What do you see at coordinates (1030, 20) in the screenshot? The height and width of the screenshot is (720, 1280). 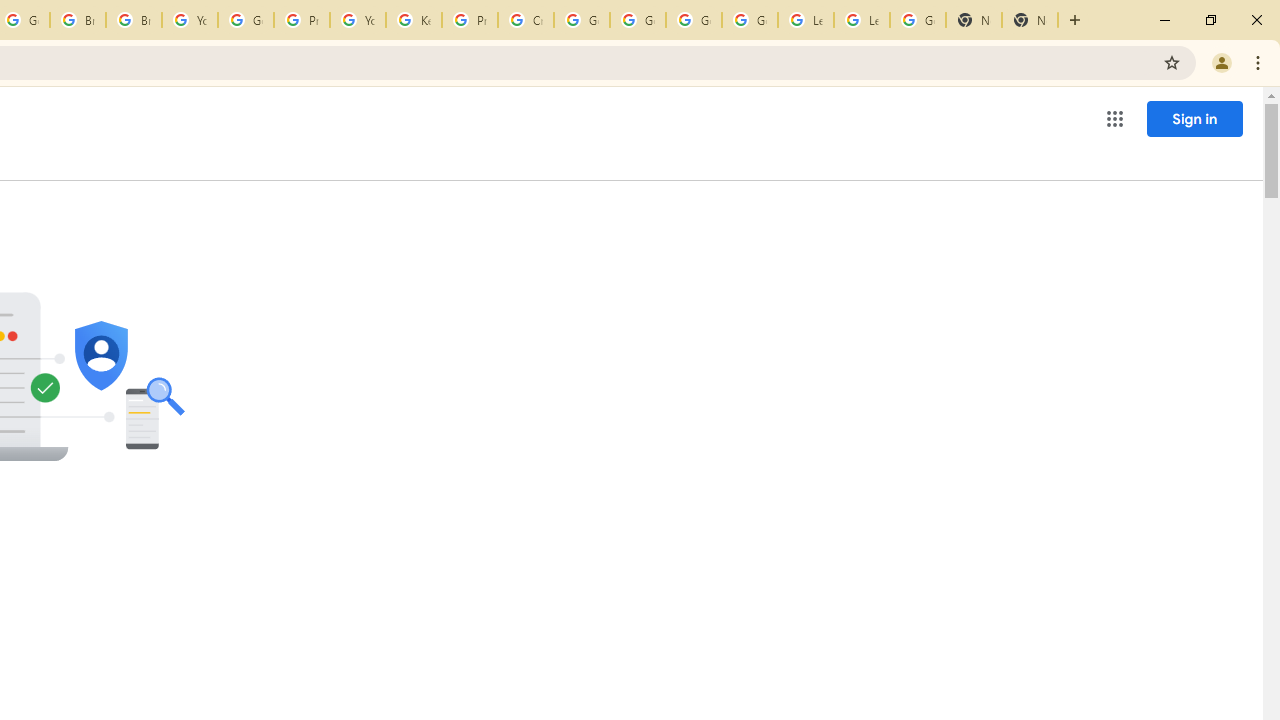 I see `'New Tab'` at bounding box center [1030, 20].